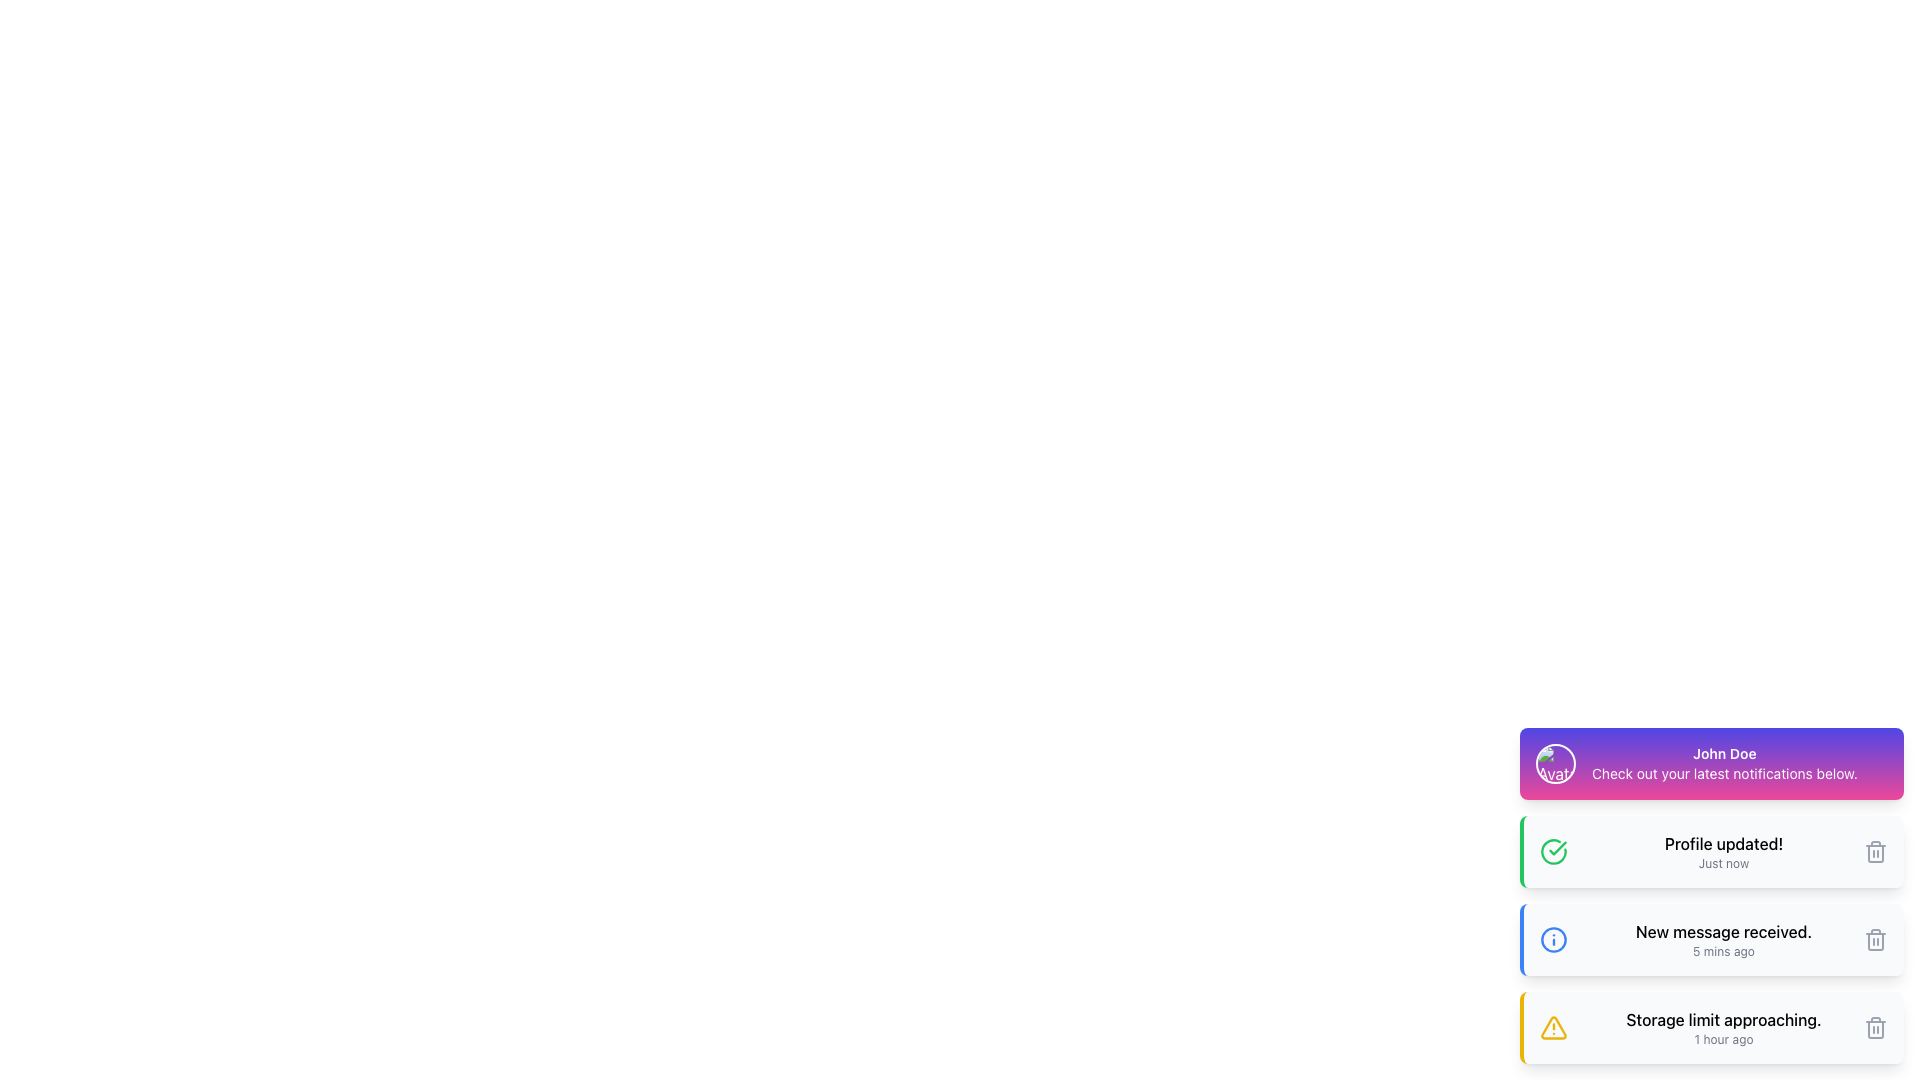  I want to click on the delete button located at the middle-right corner of the notification card labeled 'New message received. 5 mins ago' to change its color, so click(1875, 940).